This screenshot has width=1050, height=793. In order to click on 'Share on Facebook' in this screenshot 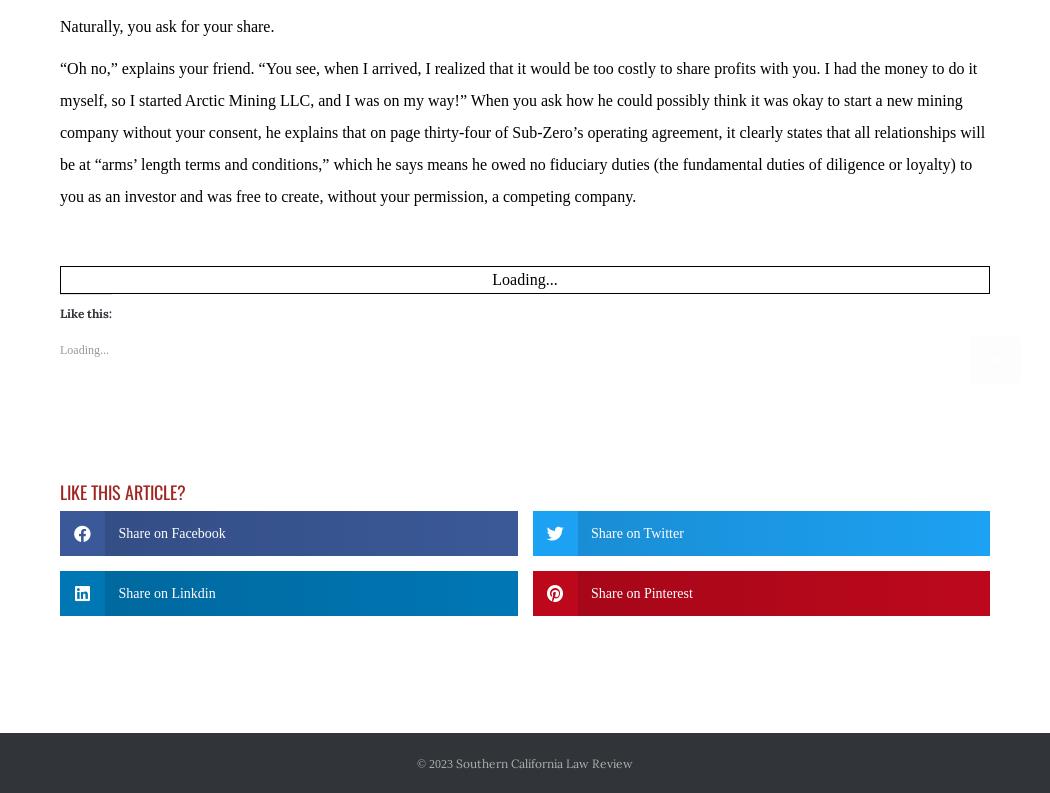, I will do `click(171, 476)`.